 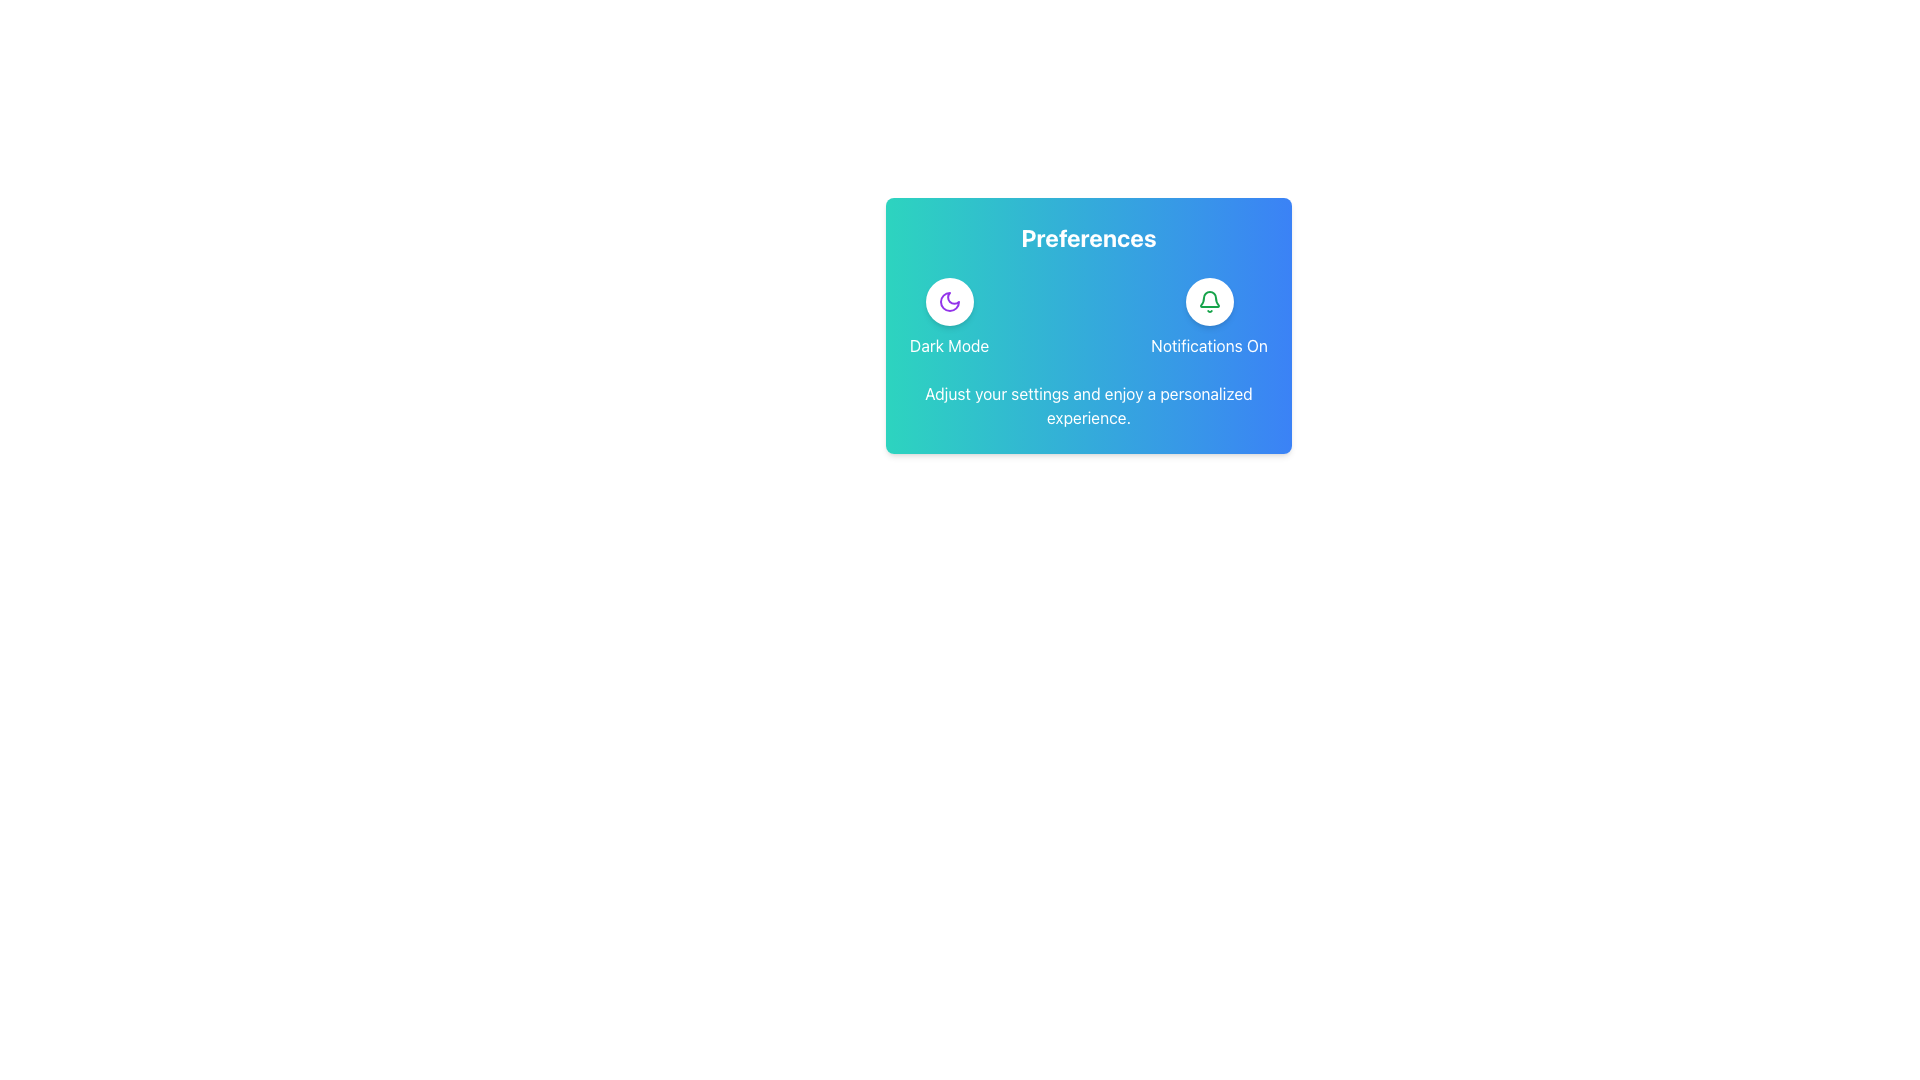 I want to click on the circular button with a purple crescent moon symbol above the text 'Dark Mode', so click(x=948, y=316).